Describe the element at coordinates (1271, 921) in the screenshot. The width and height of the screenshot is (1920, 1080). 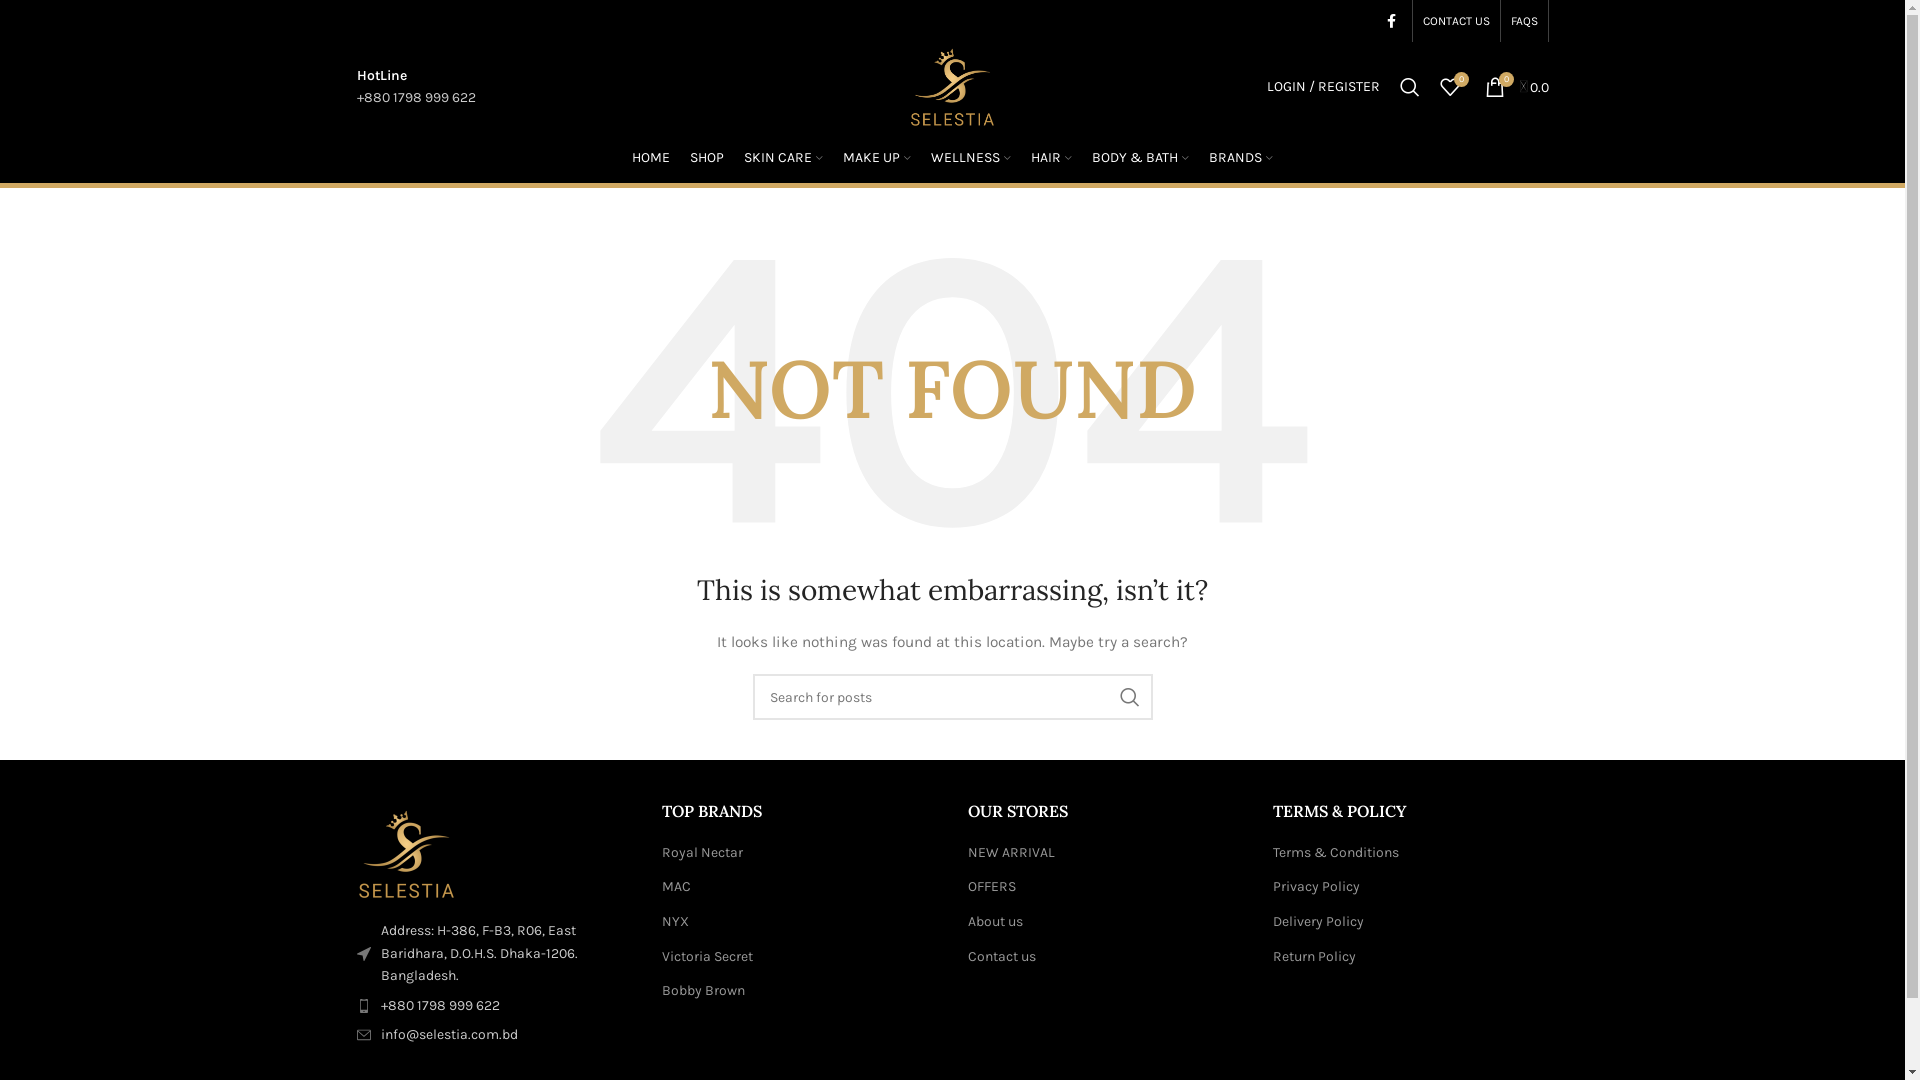
I see `'Delivery Policy'` at that location.